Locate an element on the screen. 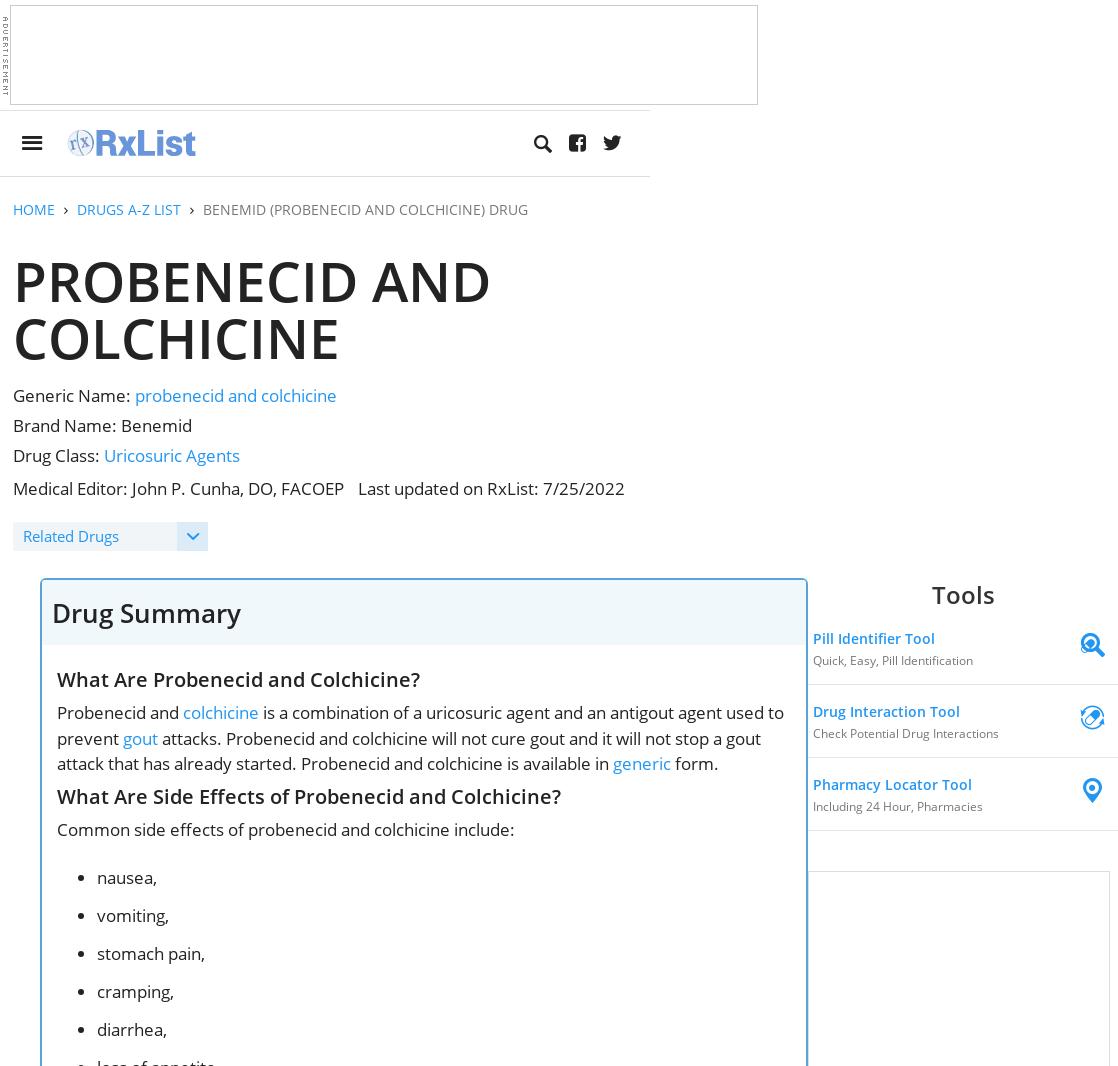 The height and width of the screenshot is (1066, 1118). 'Generic Name:' is located at coordinates (74, 395).